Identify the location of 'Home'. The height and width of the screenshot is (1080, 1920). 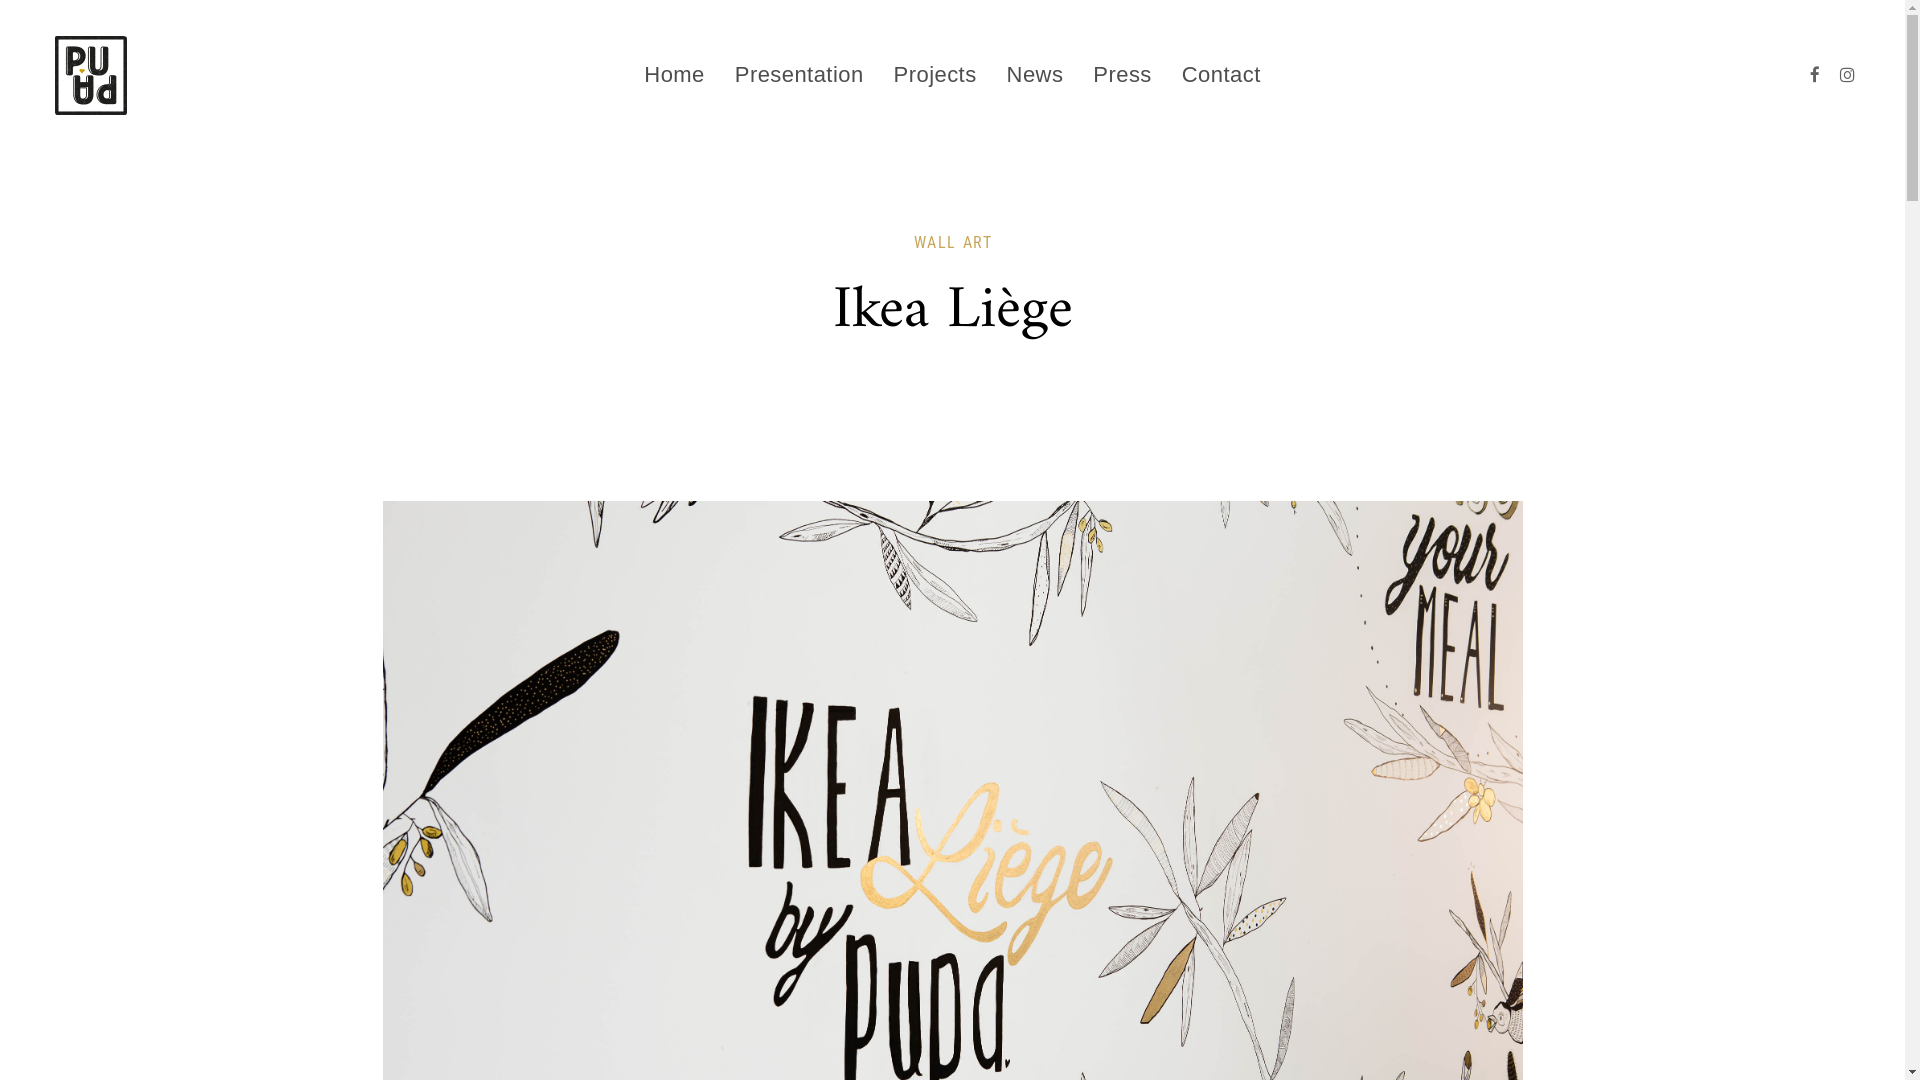
(673, 73).